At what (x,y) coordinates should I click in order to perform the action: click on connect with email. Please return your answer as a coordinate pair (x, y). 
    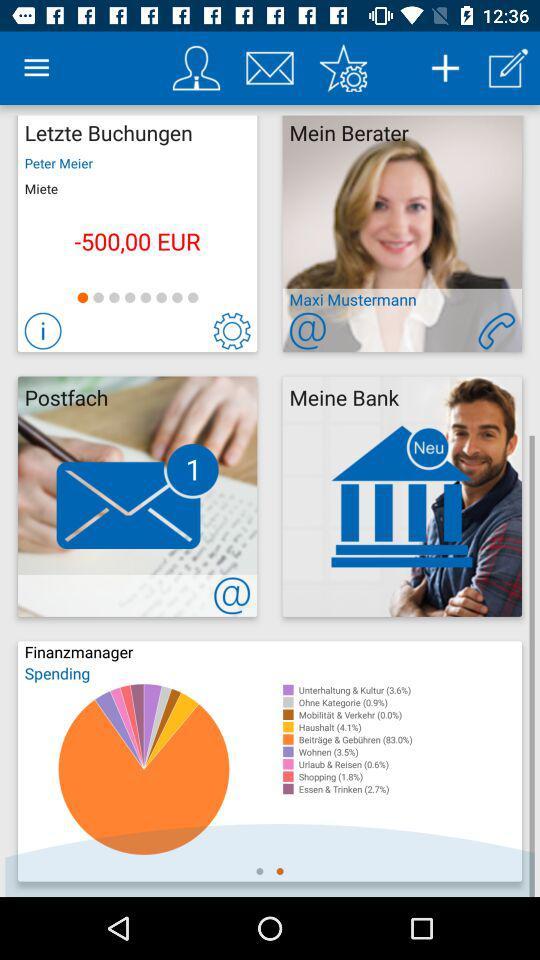
    Looking at the image, I should click on (231, 595).